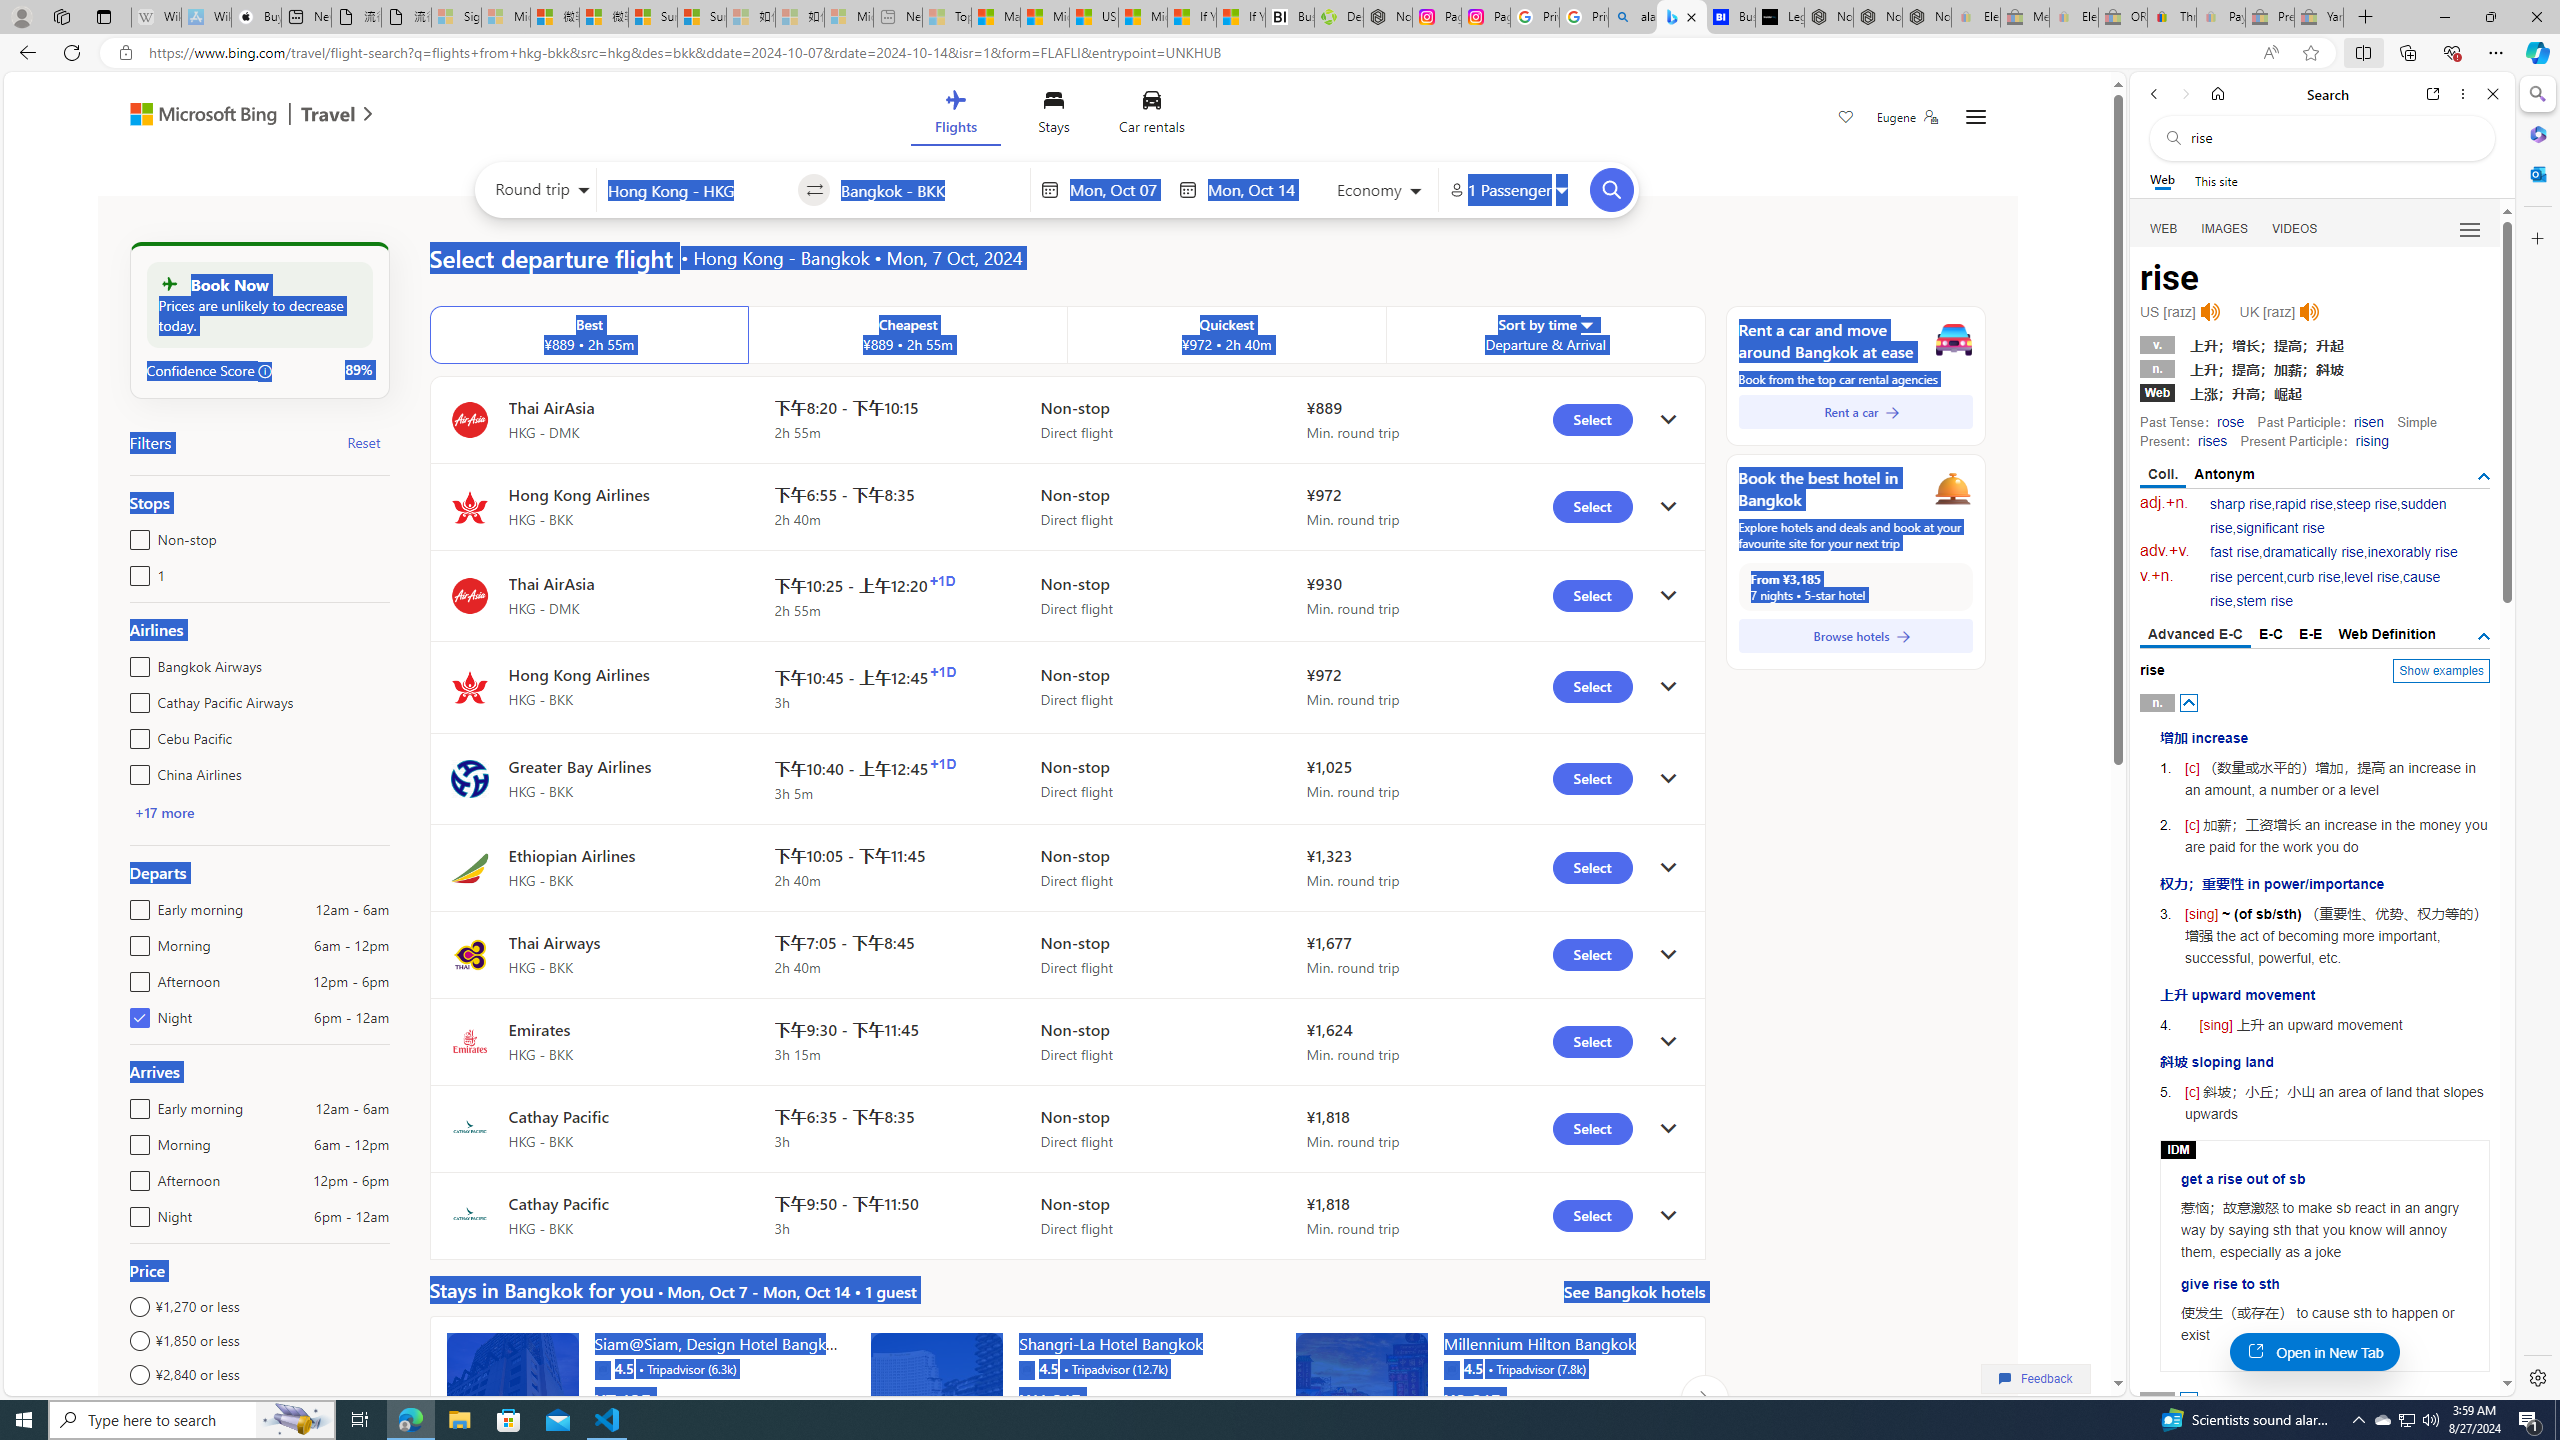 The image size is (2560, 1440). Describe the element at coordinates (2372, 577) in the screenshot. I see `'level rise'` at that location.